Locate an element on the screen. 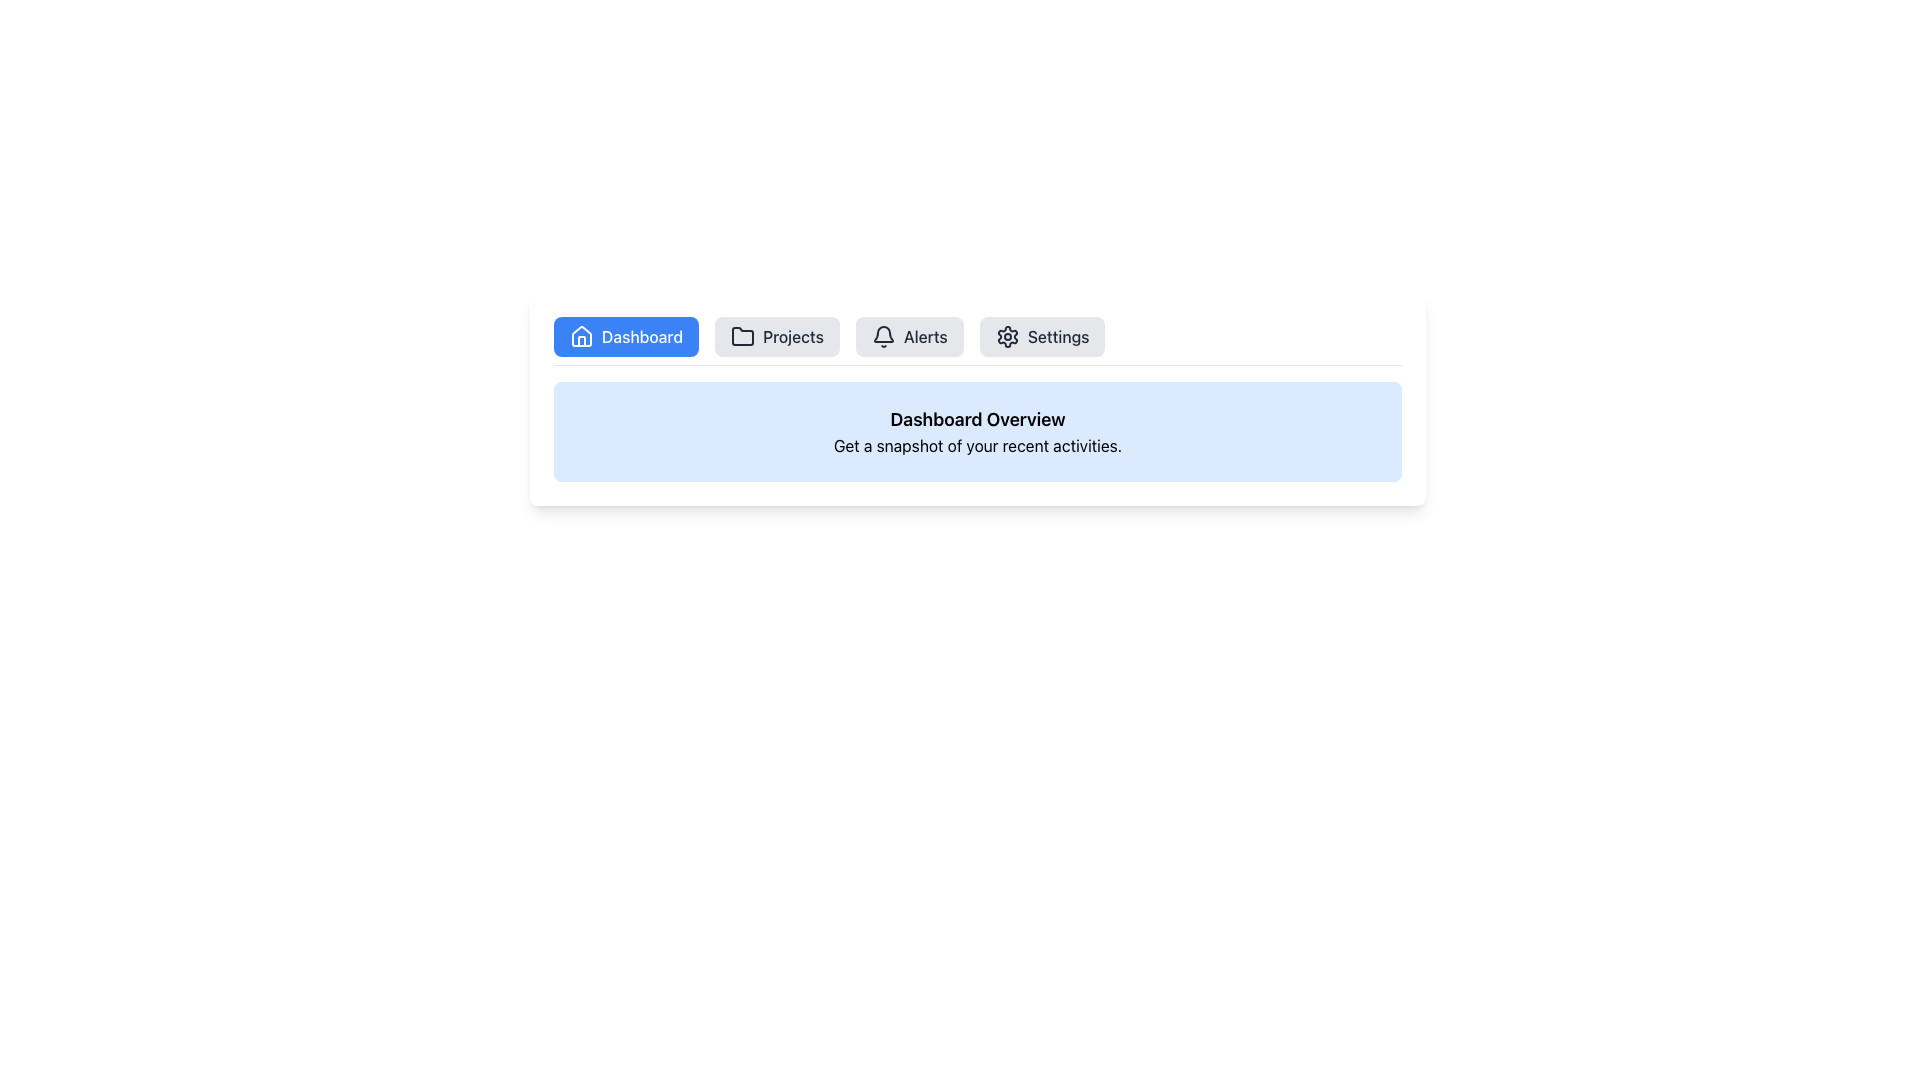  the 'Alerts' button in the navigation bar is located at coordinates (908, 335).